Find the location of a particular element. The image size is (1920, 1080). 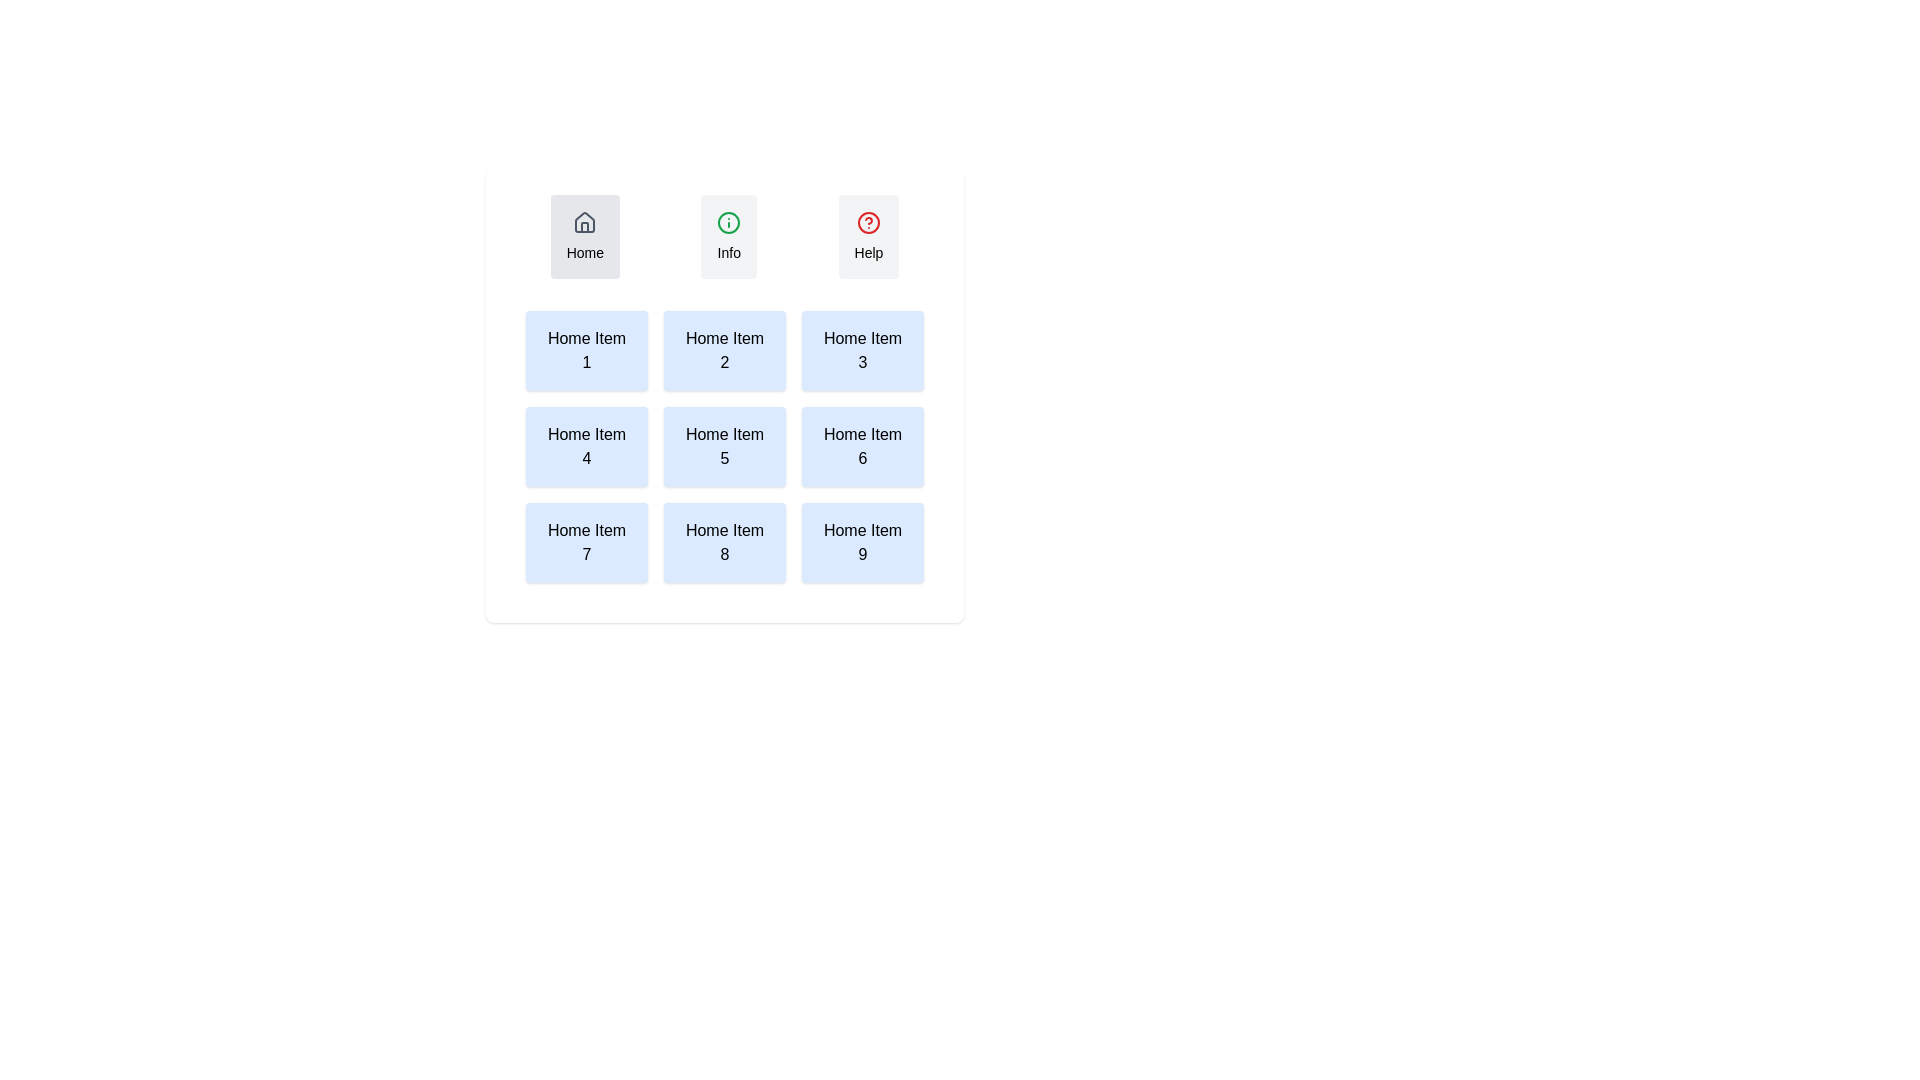

the Info tab by clicking on its button is located at coordinates (728, 235).